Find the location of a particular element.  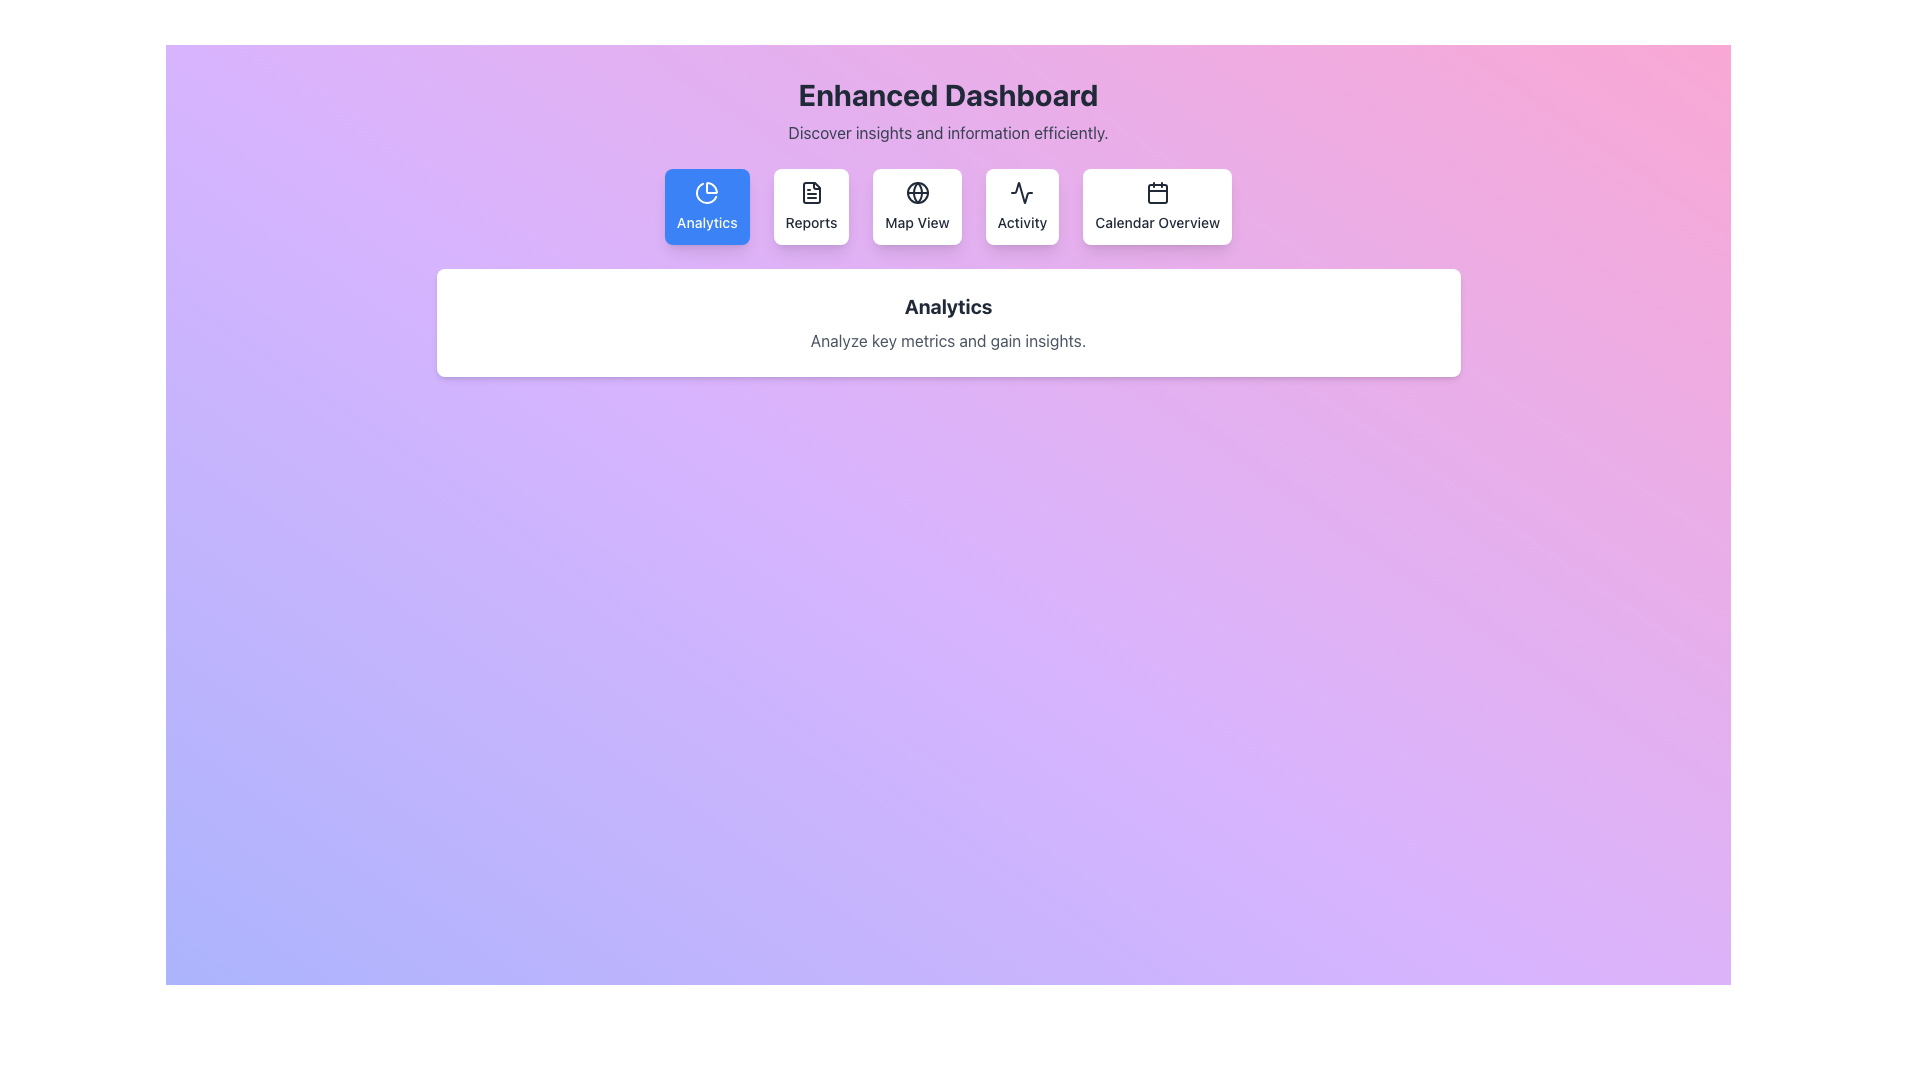

the static text that reads 'Analyze key metrics and gain insights.' located below the title 'Analytics' within a white rectangular card is located at coordinates (947, 339).